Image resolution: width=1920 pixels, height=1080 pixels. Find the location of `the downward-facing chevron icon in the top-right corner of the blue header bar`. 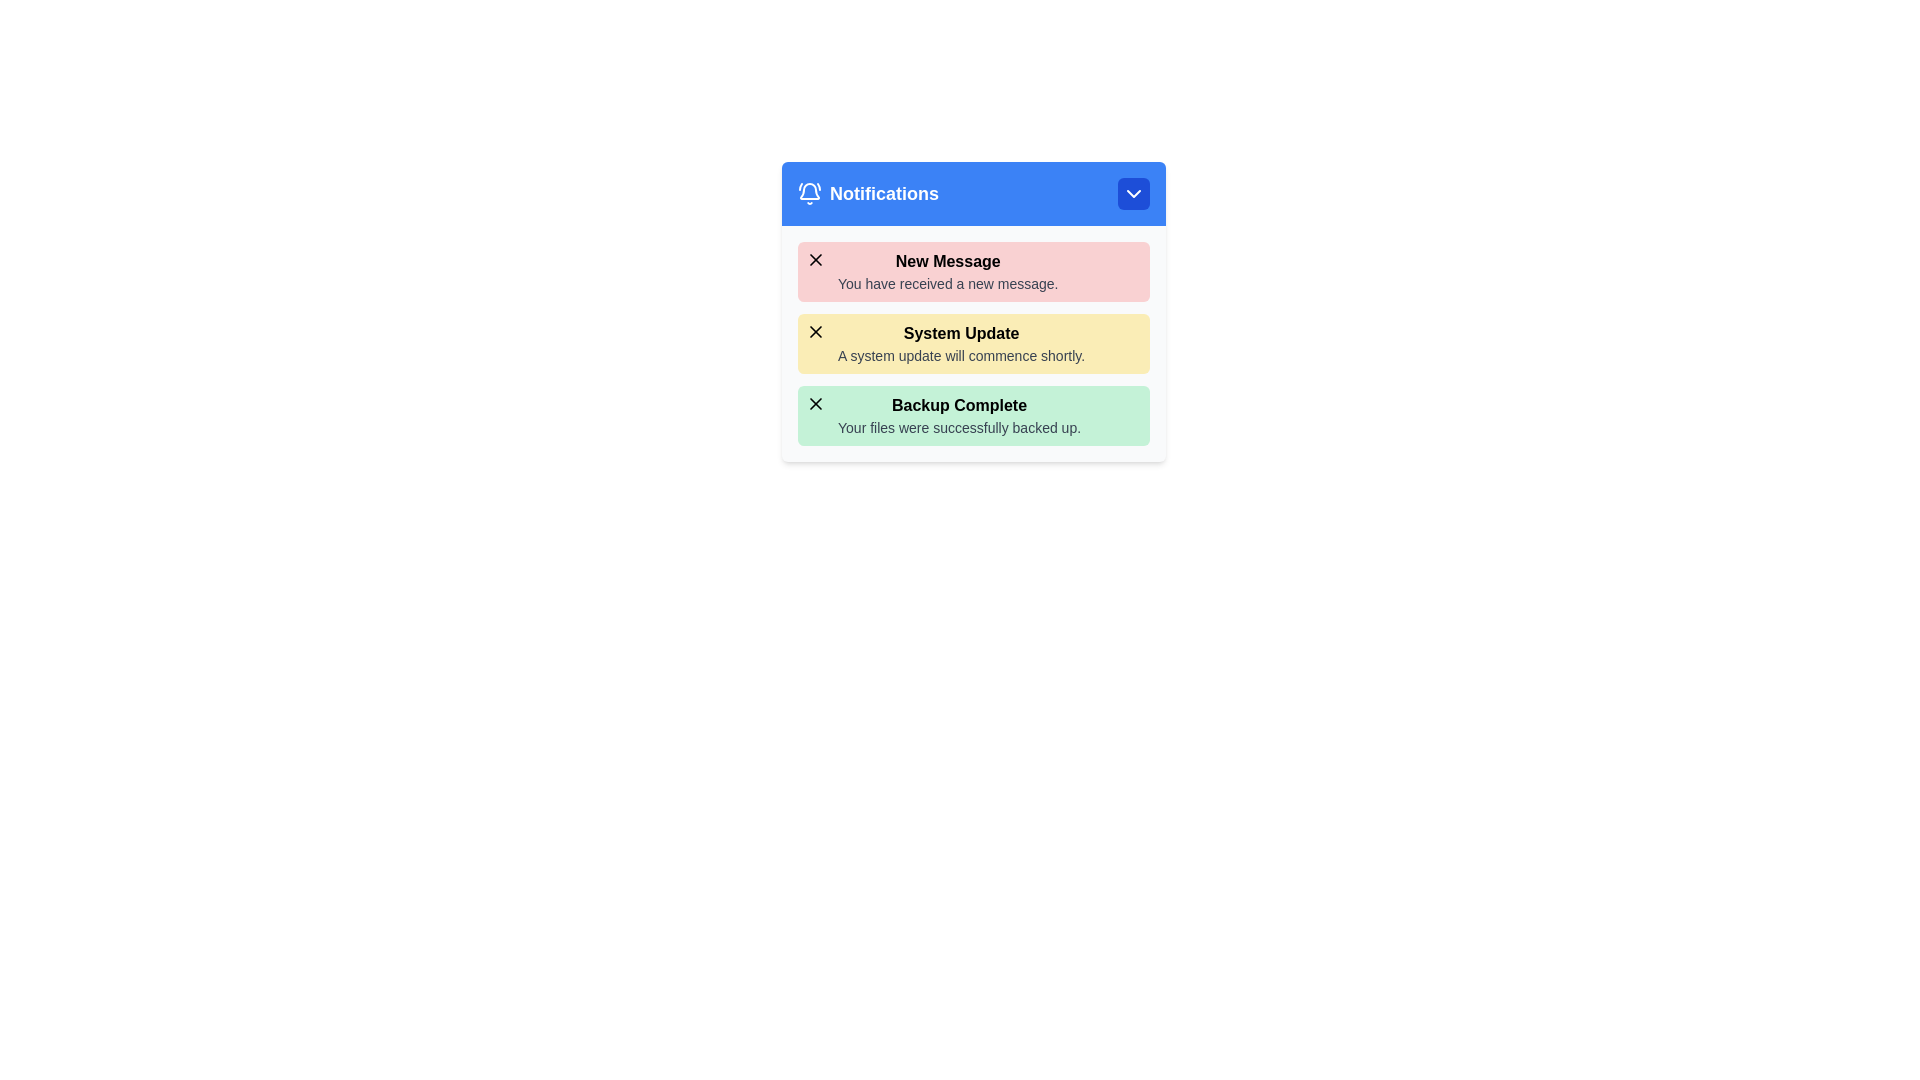

the downward-facing chevron icon in the top-right corner of the blue header bar is located at coordinates (1133, 193).